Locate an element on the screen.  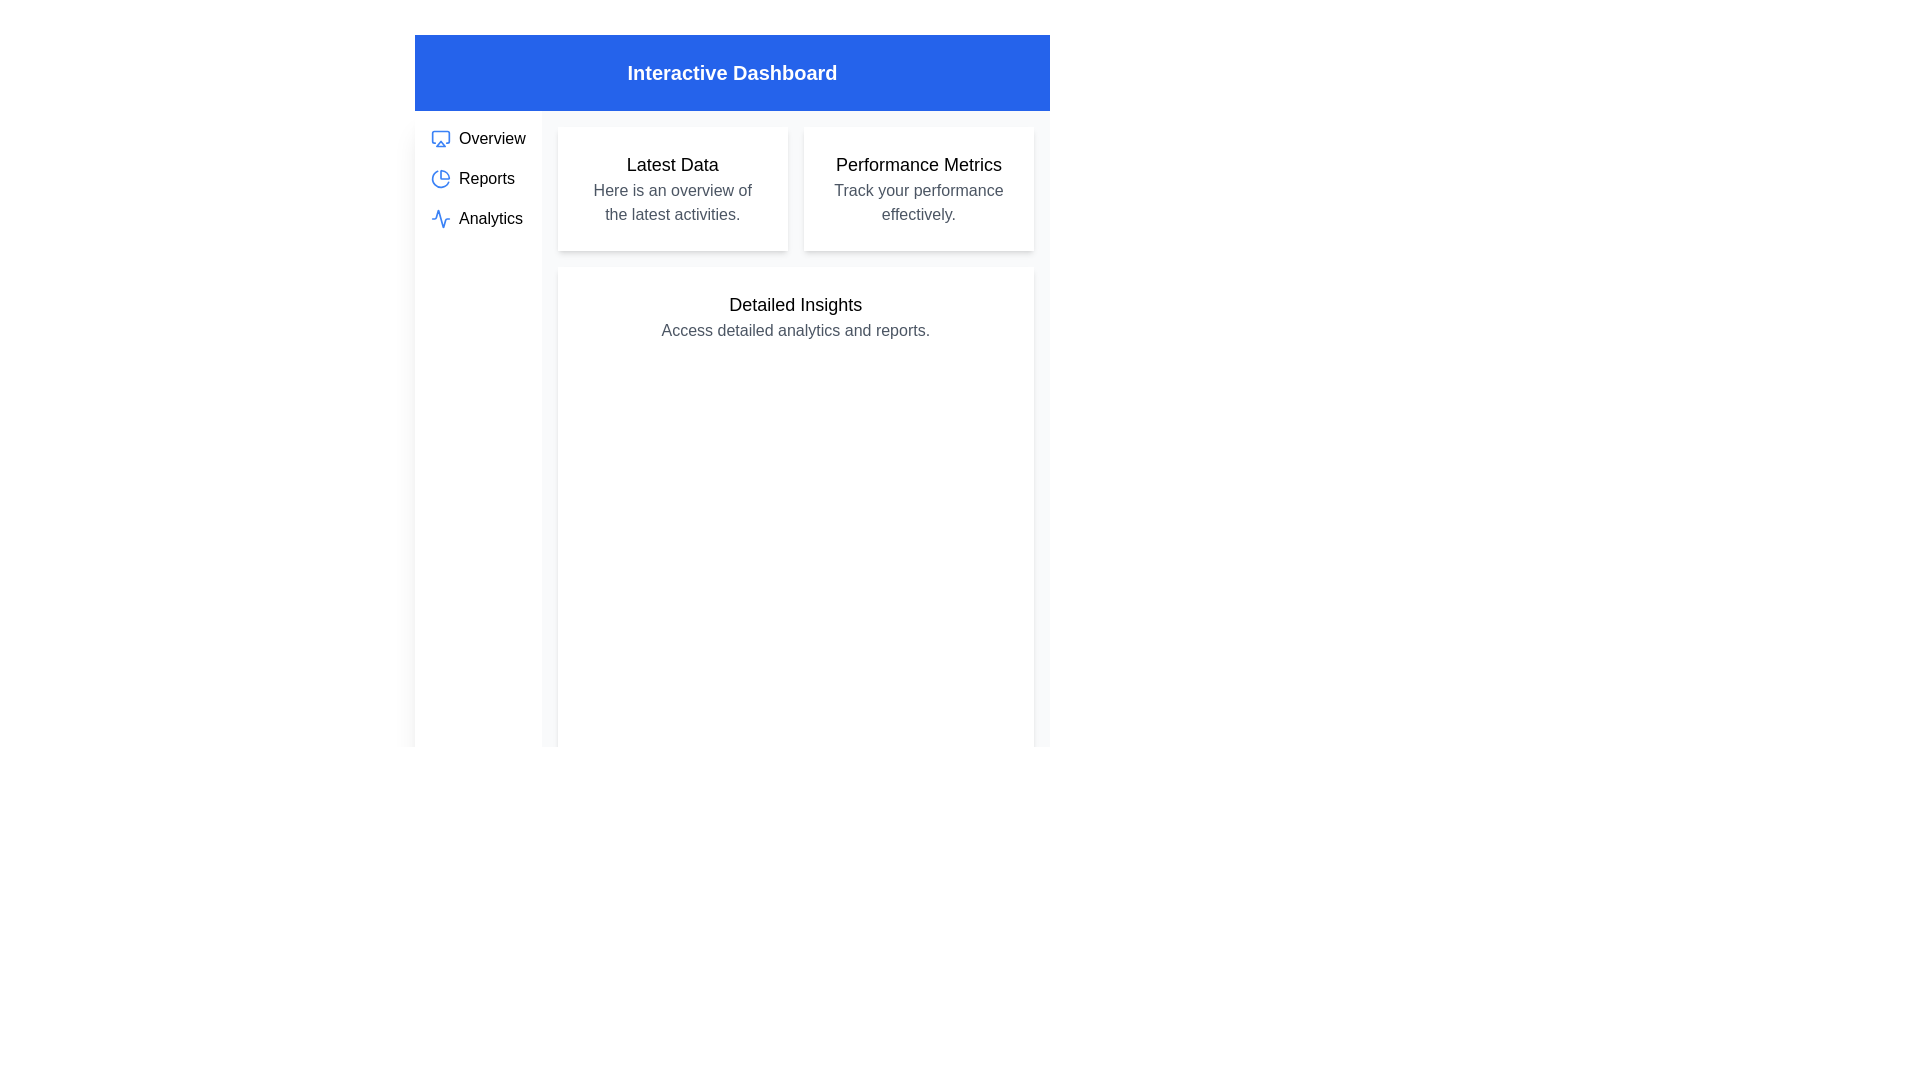
the blue pie chart icon located in the sidebar next to the 'Reports' label is located at coordinates (440, 177).